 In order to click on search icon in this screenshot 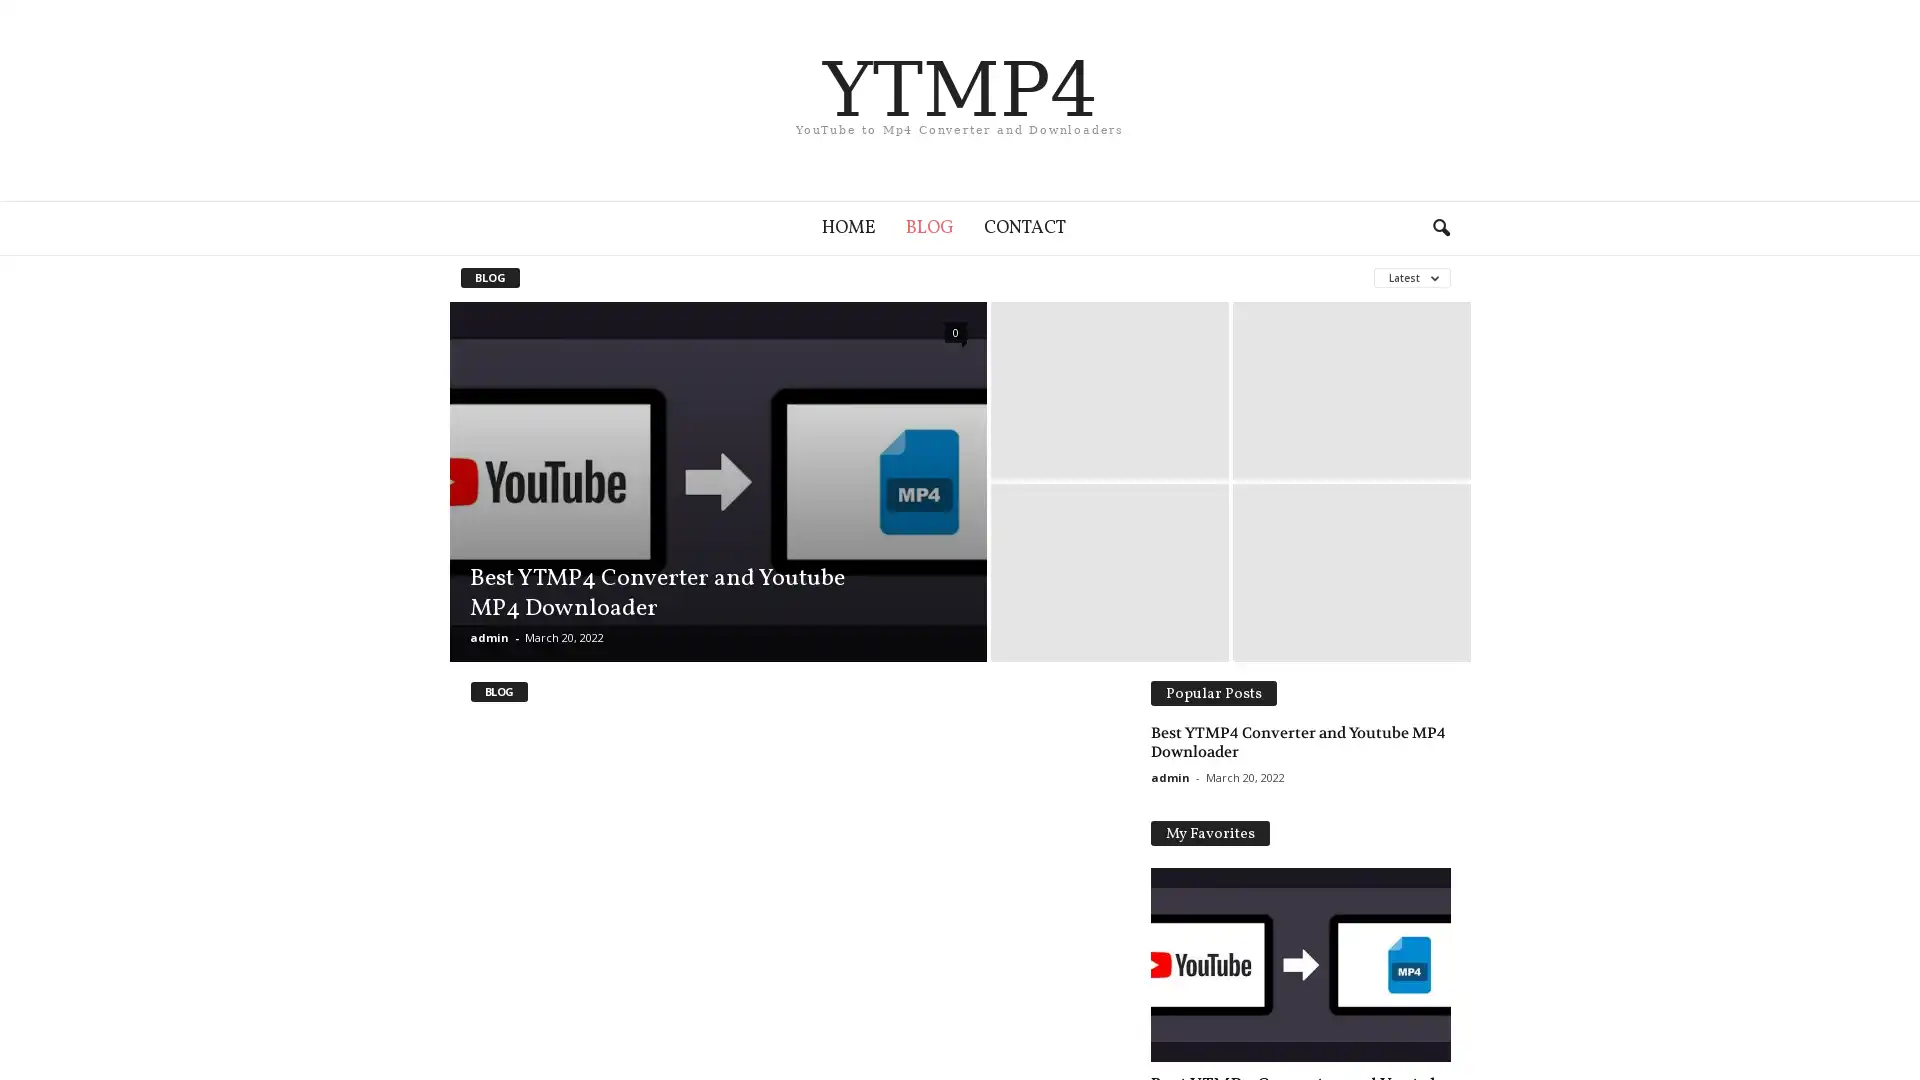, I will do `click(1440, 226)`.